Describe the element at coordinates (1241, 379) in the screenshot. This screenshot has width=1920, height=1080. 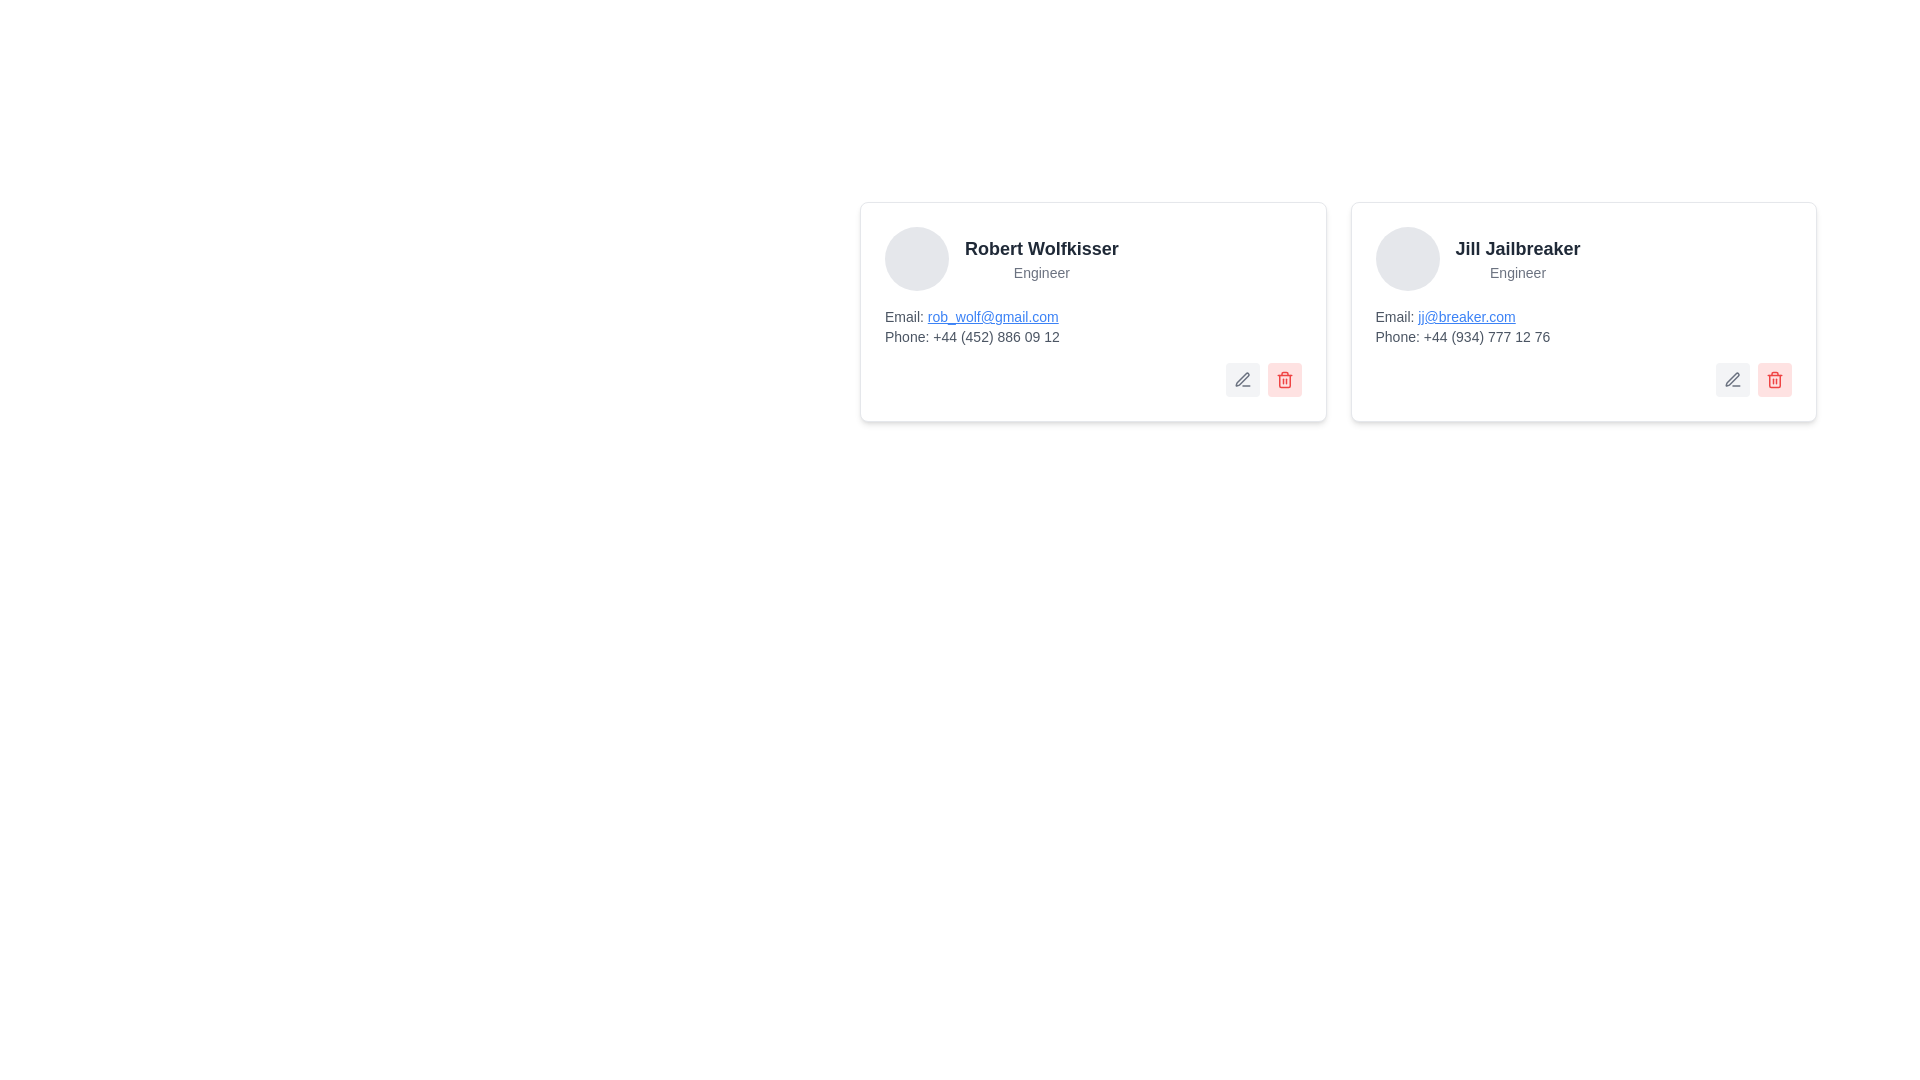
I see `the edit icon located in the bottom-right corner of the card representing the user 'Jill Jailbreaker'` at that location.